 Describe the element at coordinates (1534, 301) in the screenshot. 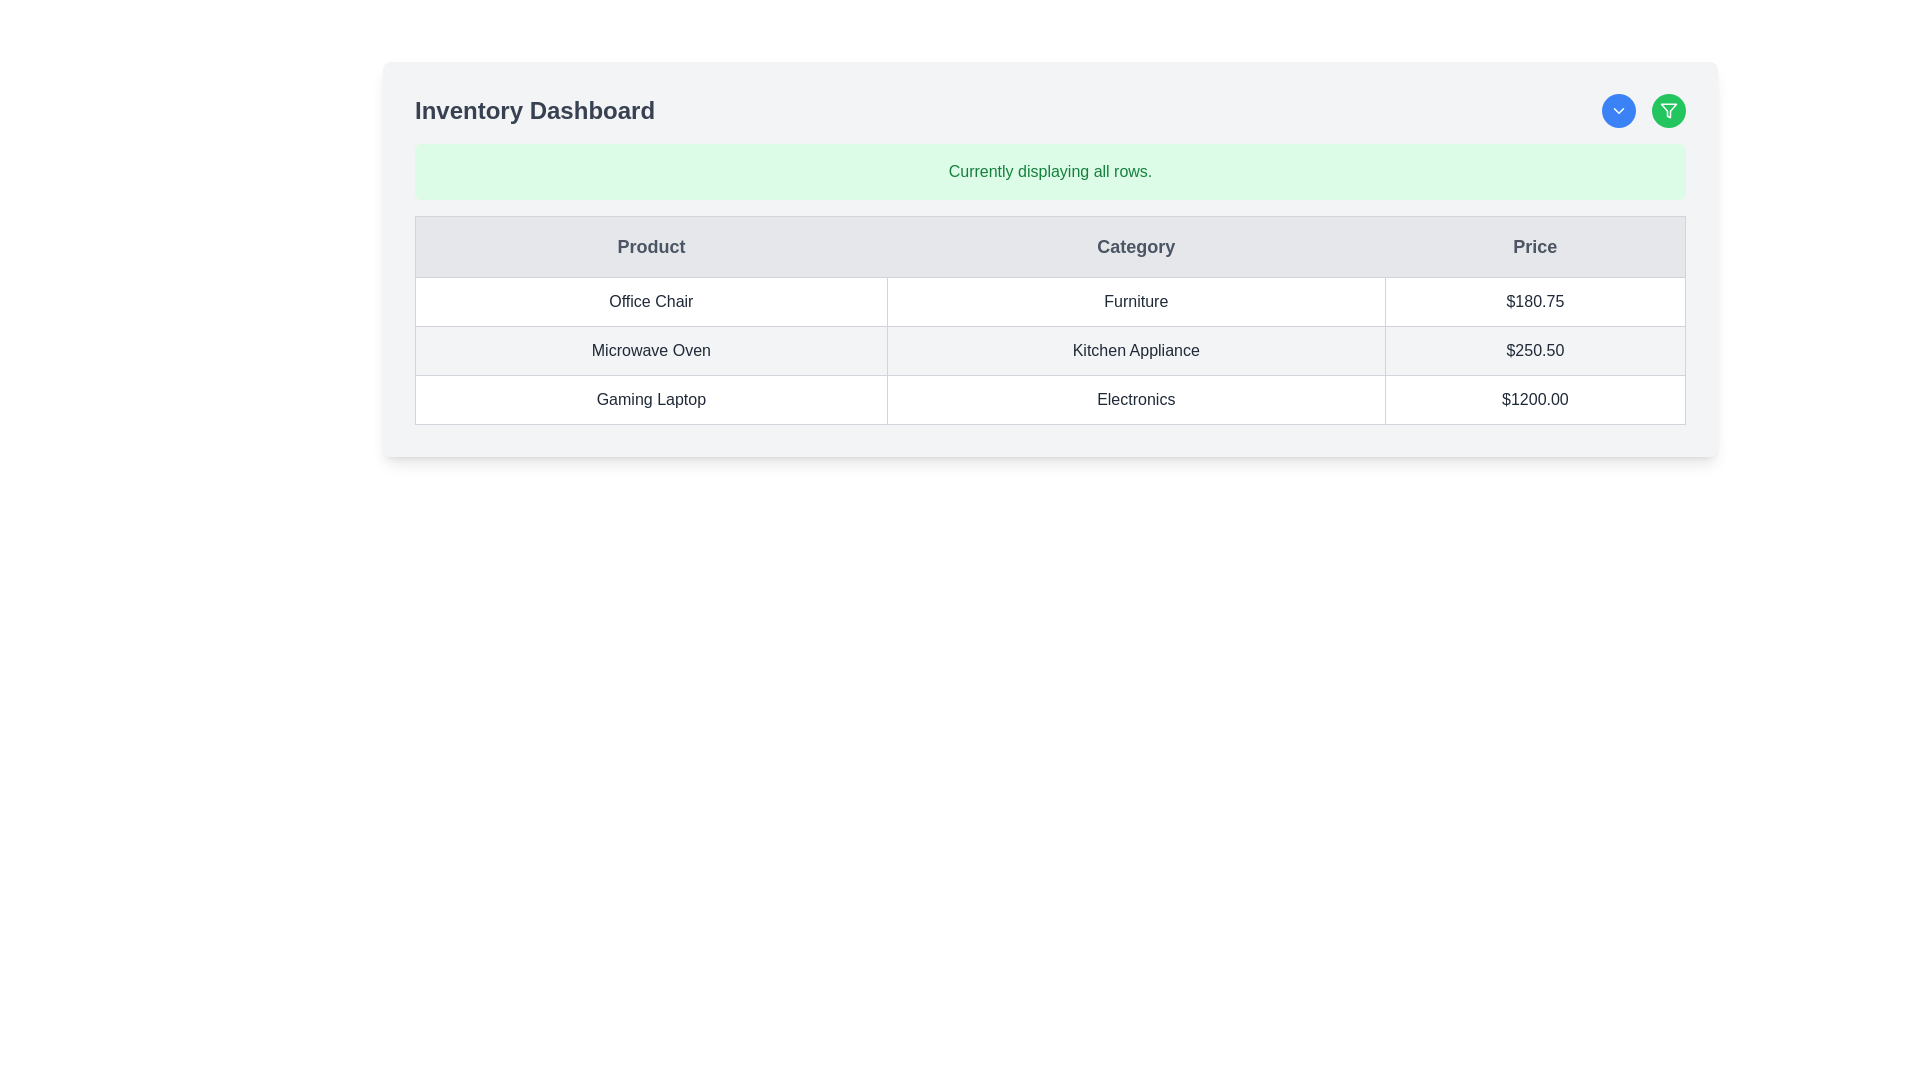

I see `the price label displaying '$180.75' in the third cell of the first row of the table` at that location.